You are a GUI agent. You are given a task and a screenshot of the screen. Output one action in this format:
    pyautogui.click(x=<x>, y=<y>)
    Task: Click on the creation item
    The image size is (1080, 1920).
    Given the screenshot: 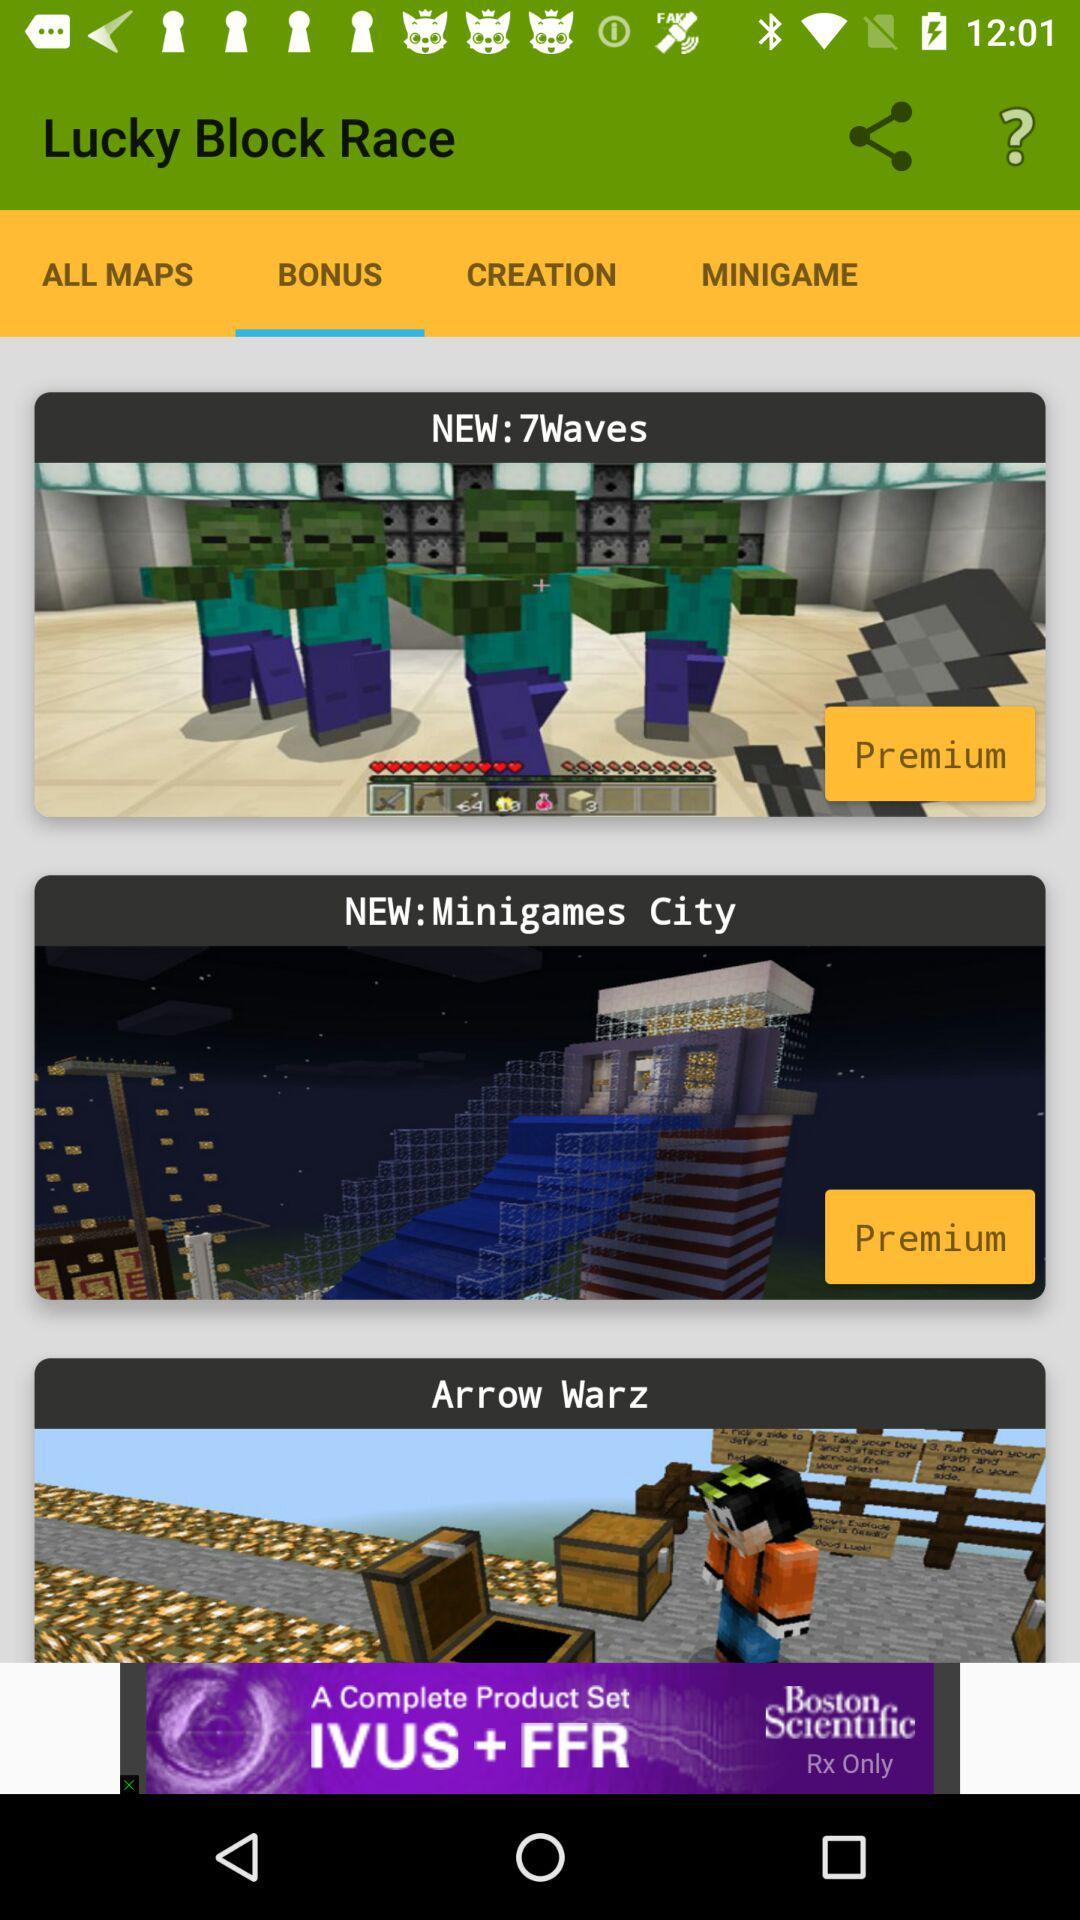 What is the action you would take?
    pyautogui.click(x=541, y=272)
    